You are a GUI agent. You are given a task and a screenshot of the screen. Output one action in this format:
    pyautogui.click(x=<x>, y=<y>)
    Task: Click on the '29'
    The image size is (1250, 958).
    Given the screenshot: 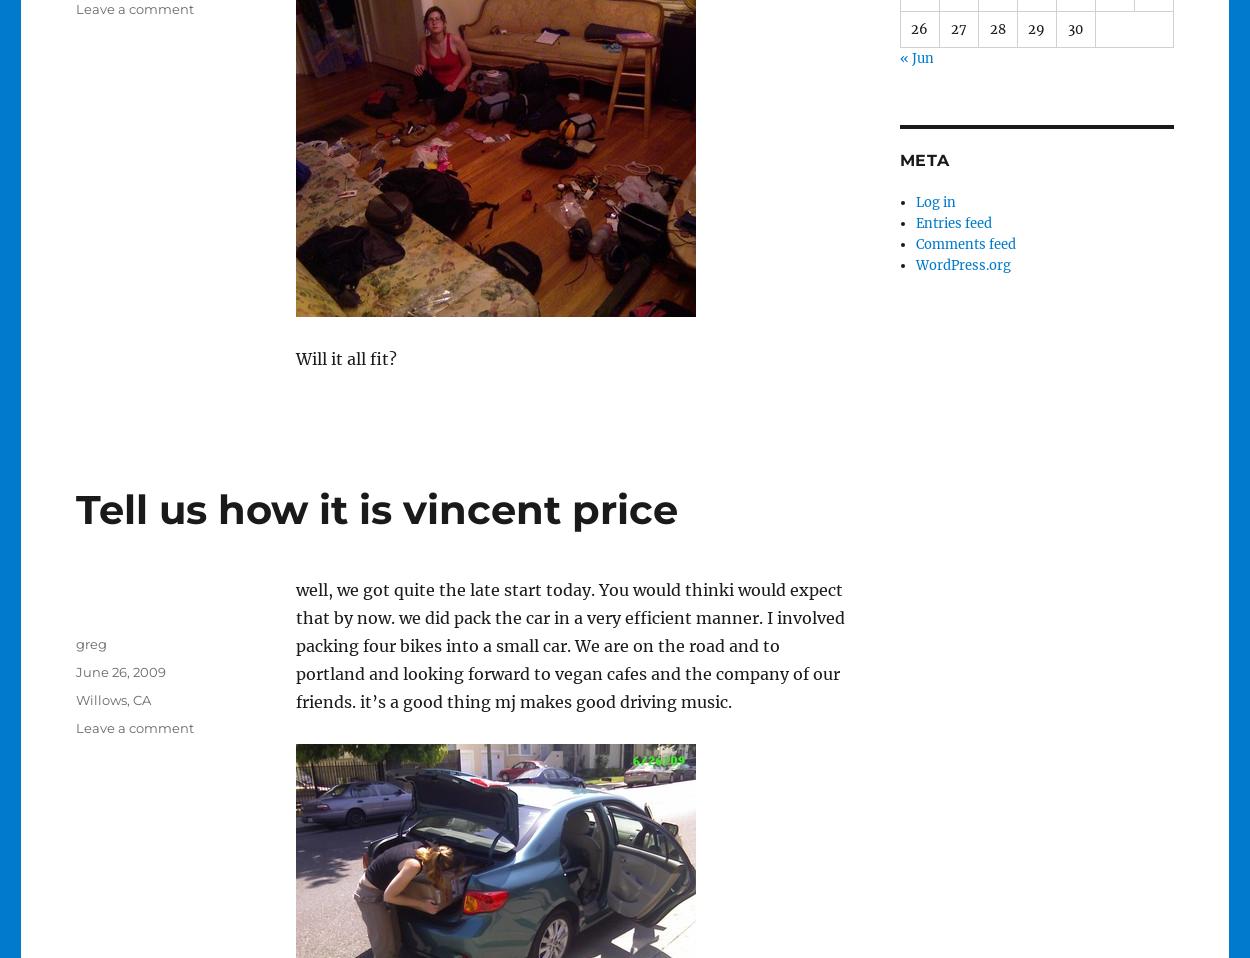 What is the action you would take?
    pyautogui.click(x=1036, y=27)
    